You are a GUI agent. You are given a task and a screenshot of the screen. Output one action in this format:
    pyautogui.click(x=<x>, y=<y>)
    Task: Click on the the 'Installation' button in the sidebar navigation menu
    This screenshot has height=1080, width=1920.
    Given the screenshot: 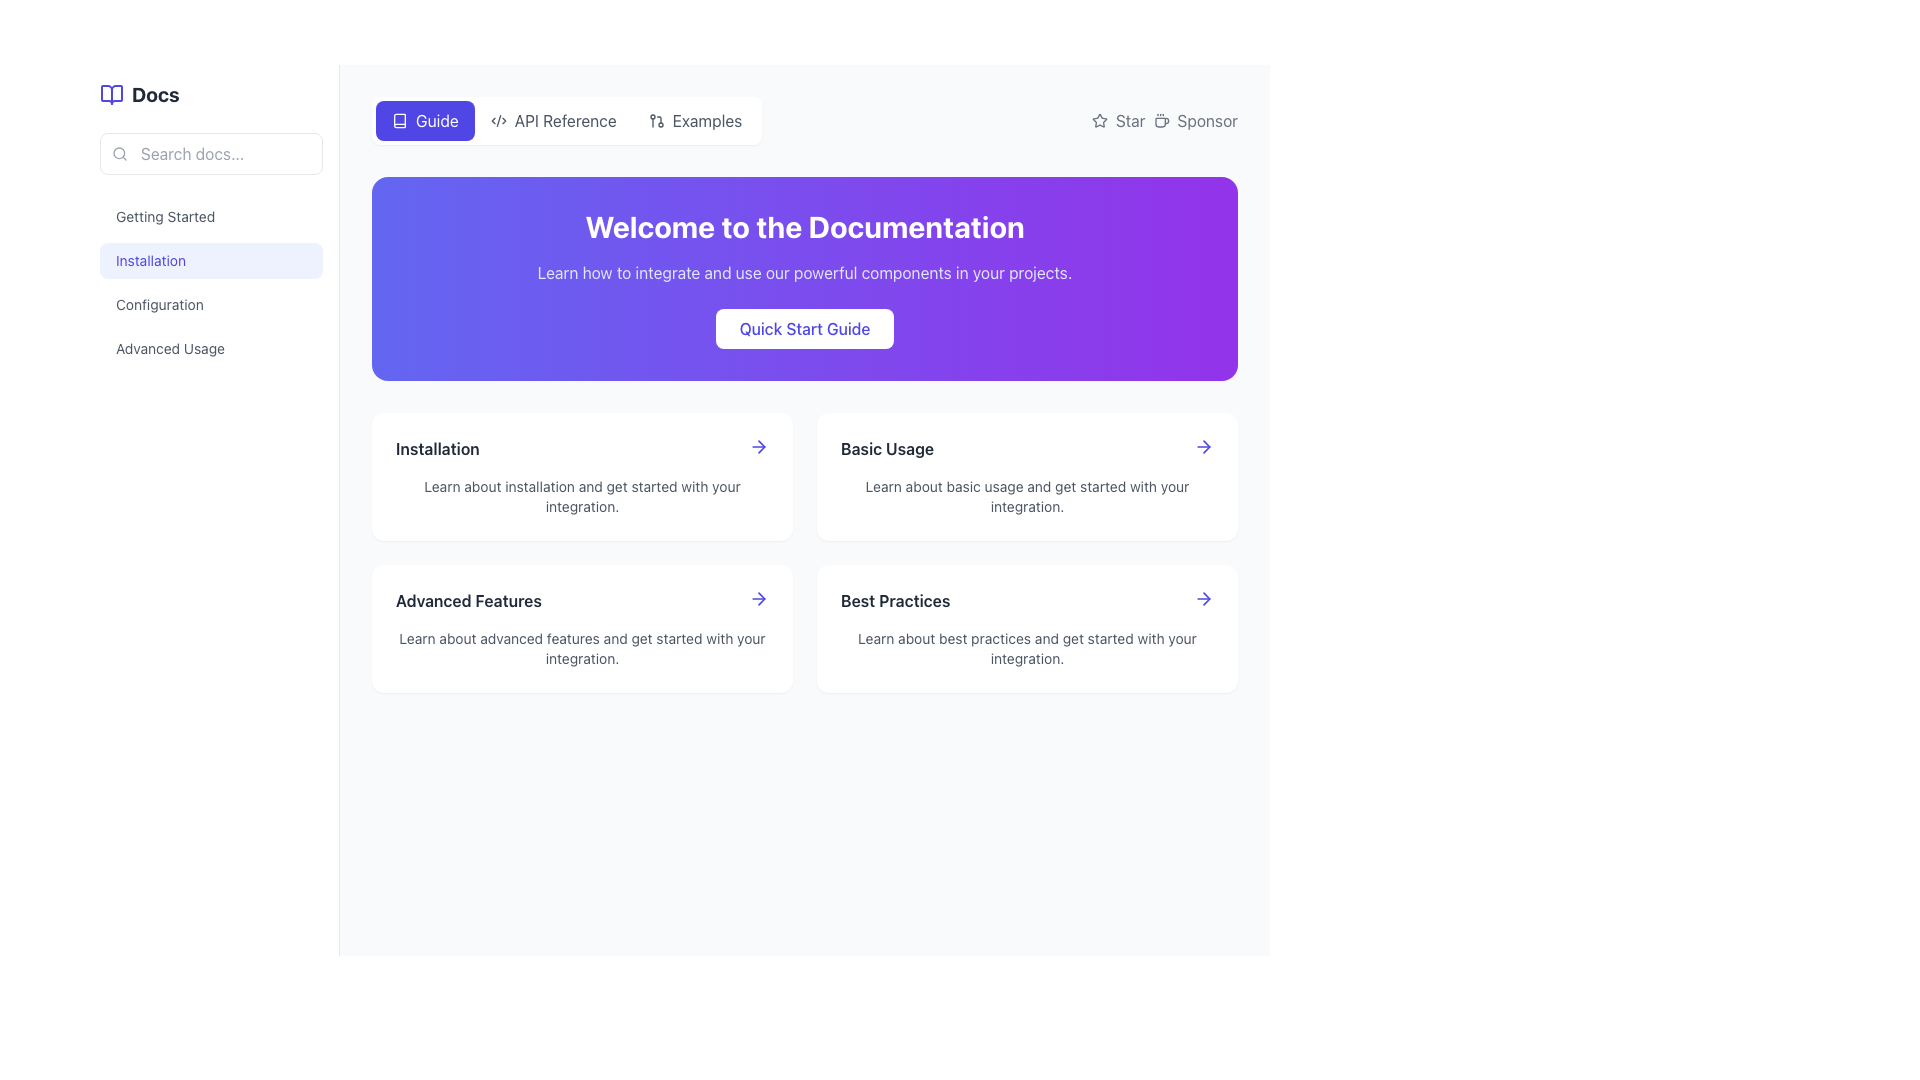 What is the action you would take?
    pyautogui.click(x=211, y=282)
    